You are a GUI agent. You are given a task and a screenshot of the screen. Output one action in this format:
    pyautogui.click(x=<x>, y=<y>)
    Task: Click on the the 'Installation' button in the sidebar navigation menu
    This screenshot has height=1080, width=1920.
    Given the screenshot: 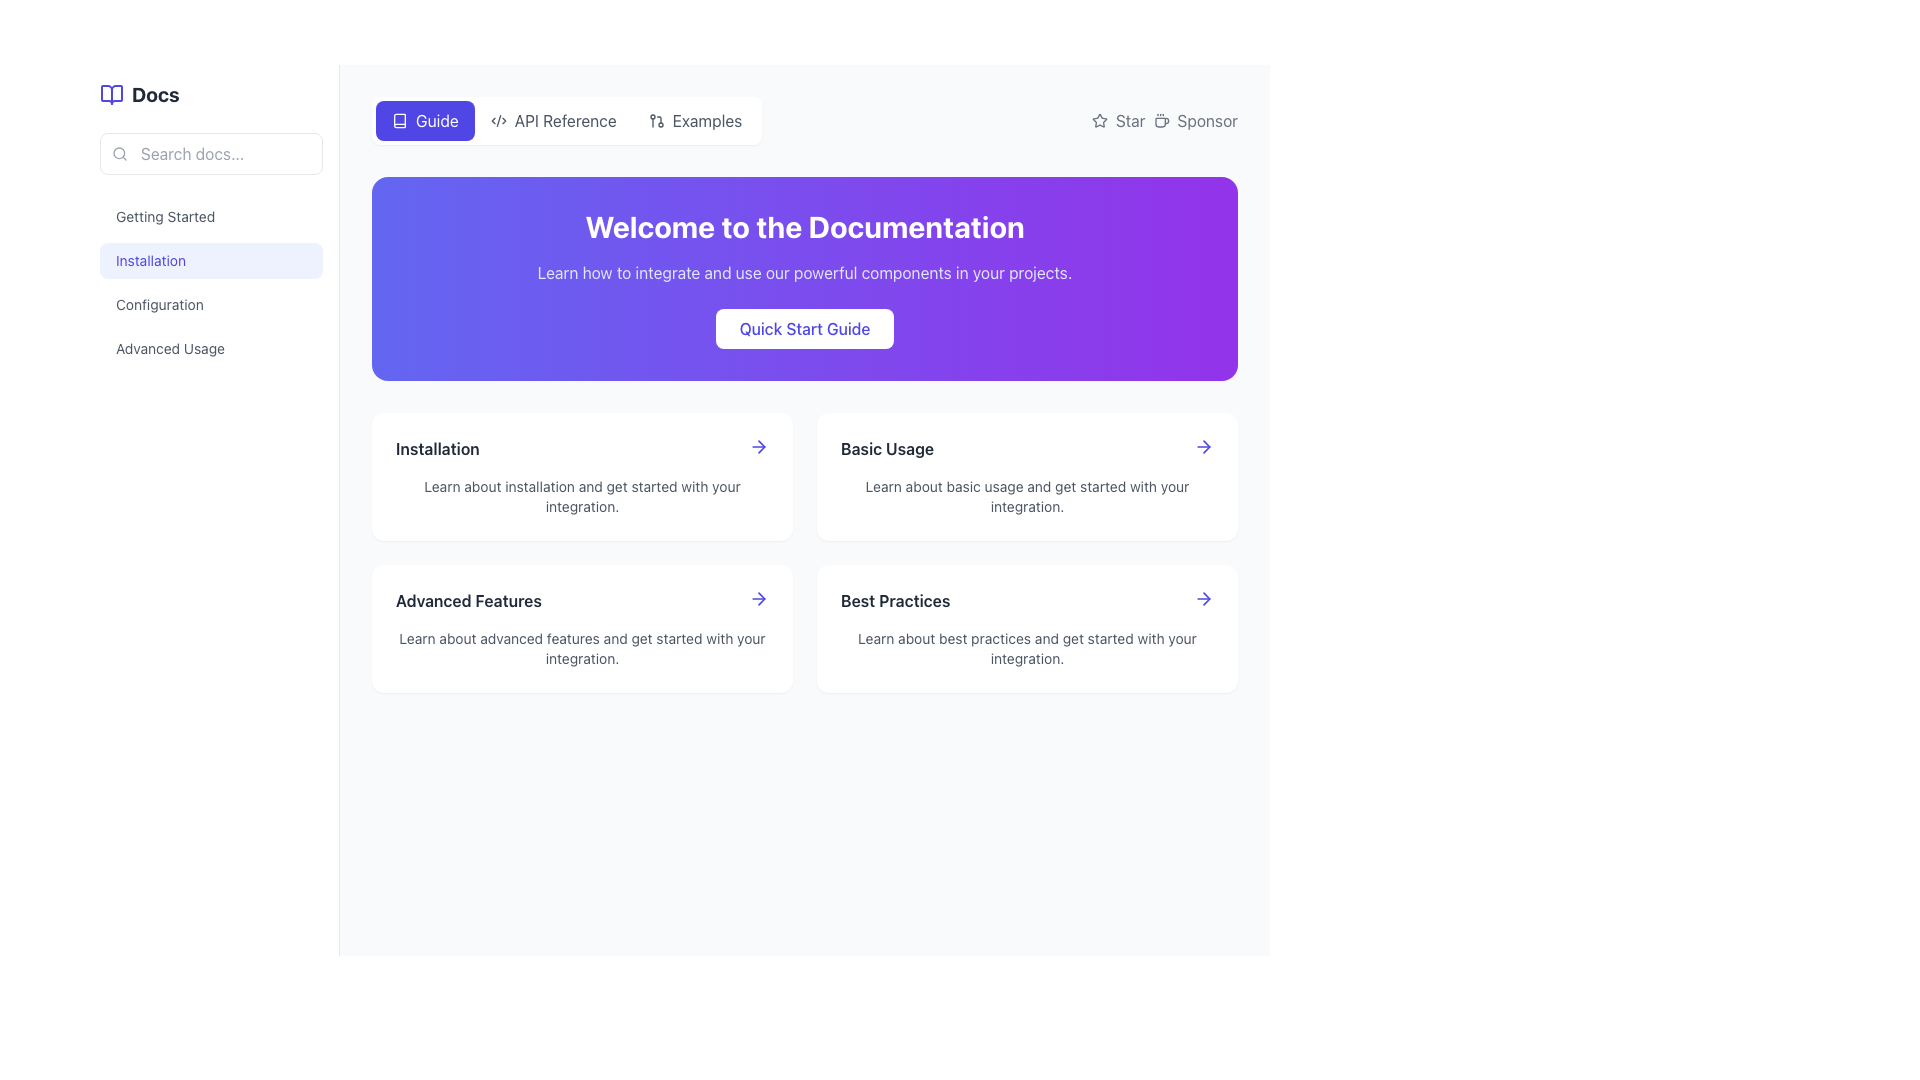 What is the action you would take?
    pyautogui.click(x=211, y=282)
    